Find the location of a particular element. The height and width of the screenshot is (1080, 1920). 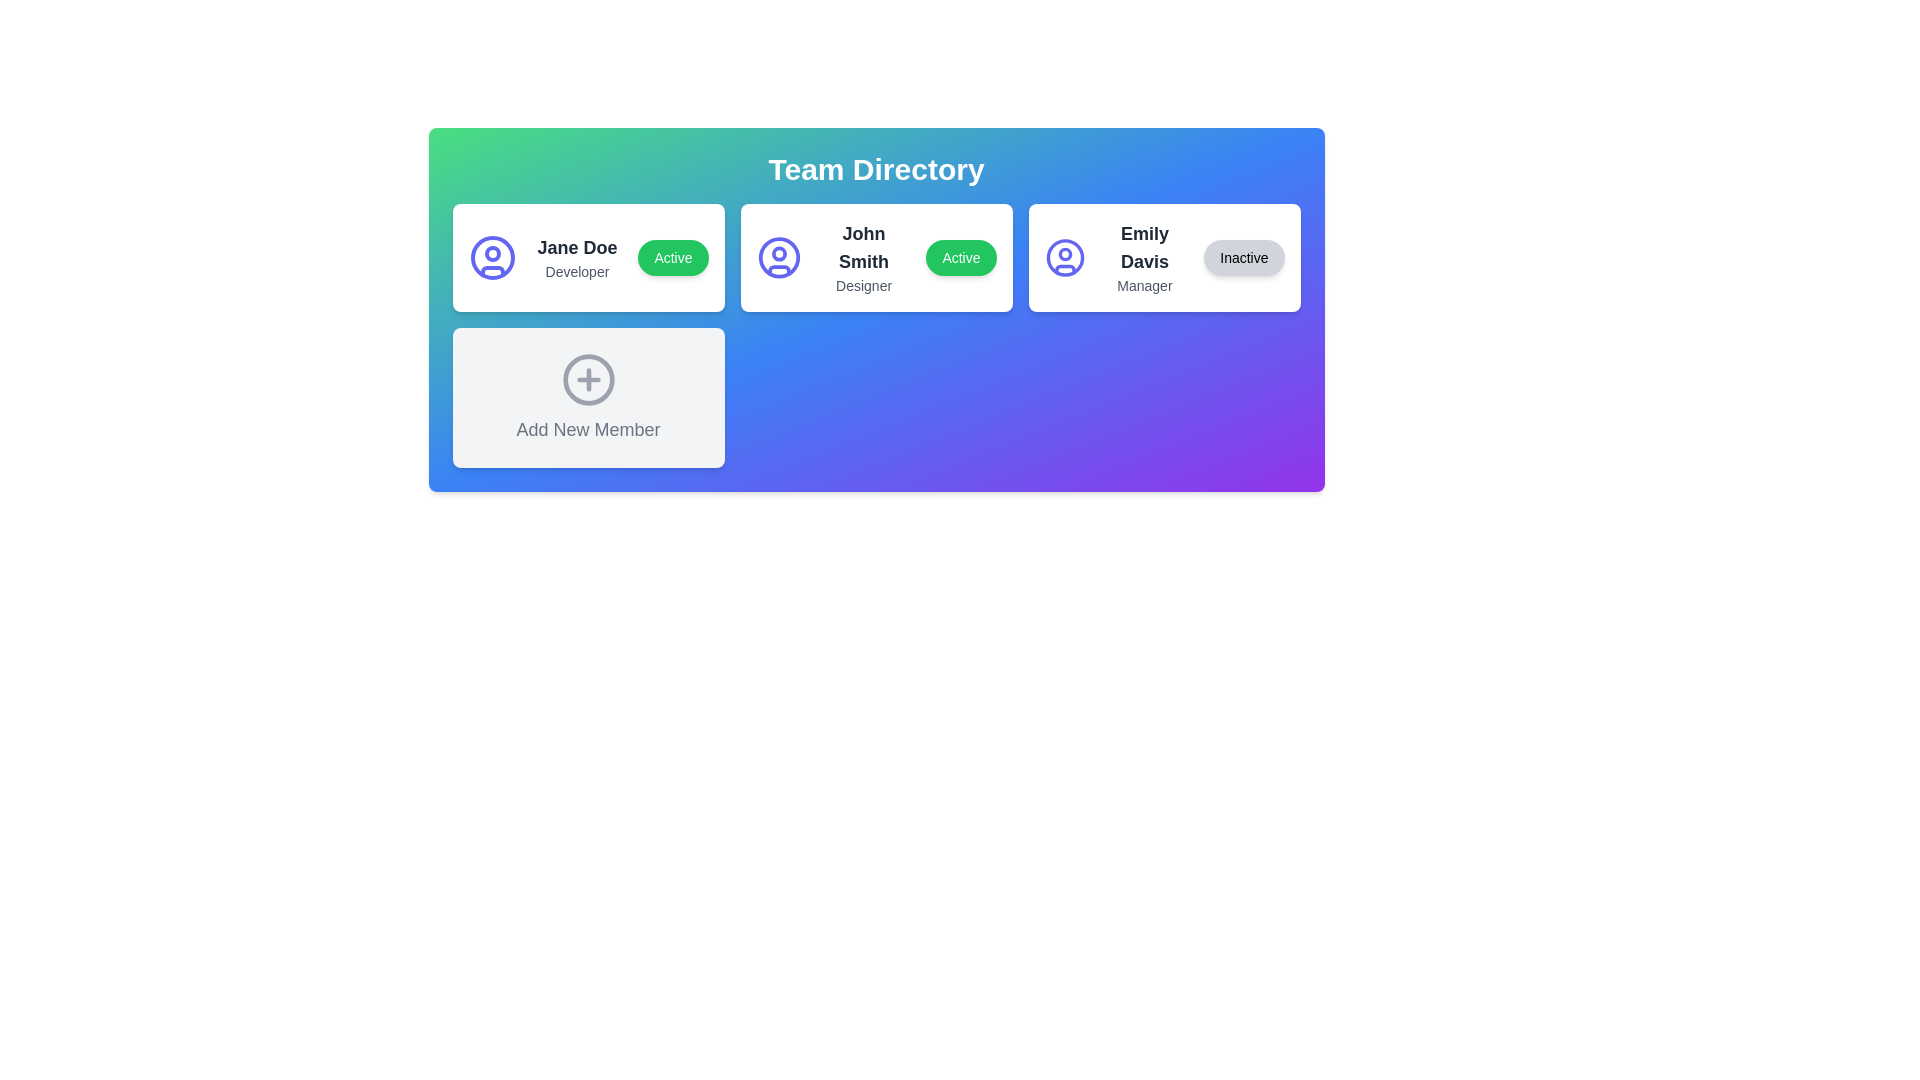

properties of the torso or neck region vector graphic of the profile icon for user 'John Smith', which is represented as a small, curved, rectangular shape within the circular profile image is located at coordinates (1064, 268).